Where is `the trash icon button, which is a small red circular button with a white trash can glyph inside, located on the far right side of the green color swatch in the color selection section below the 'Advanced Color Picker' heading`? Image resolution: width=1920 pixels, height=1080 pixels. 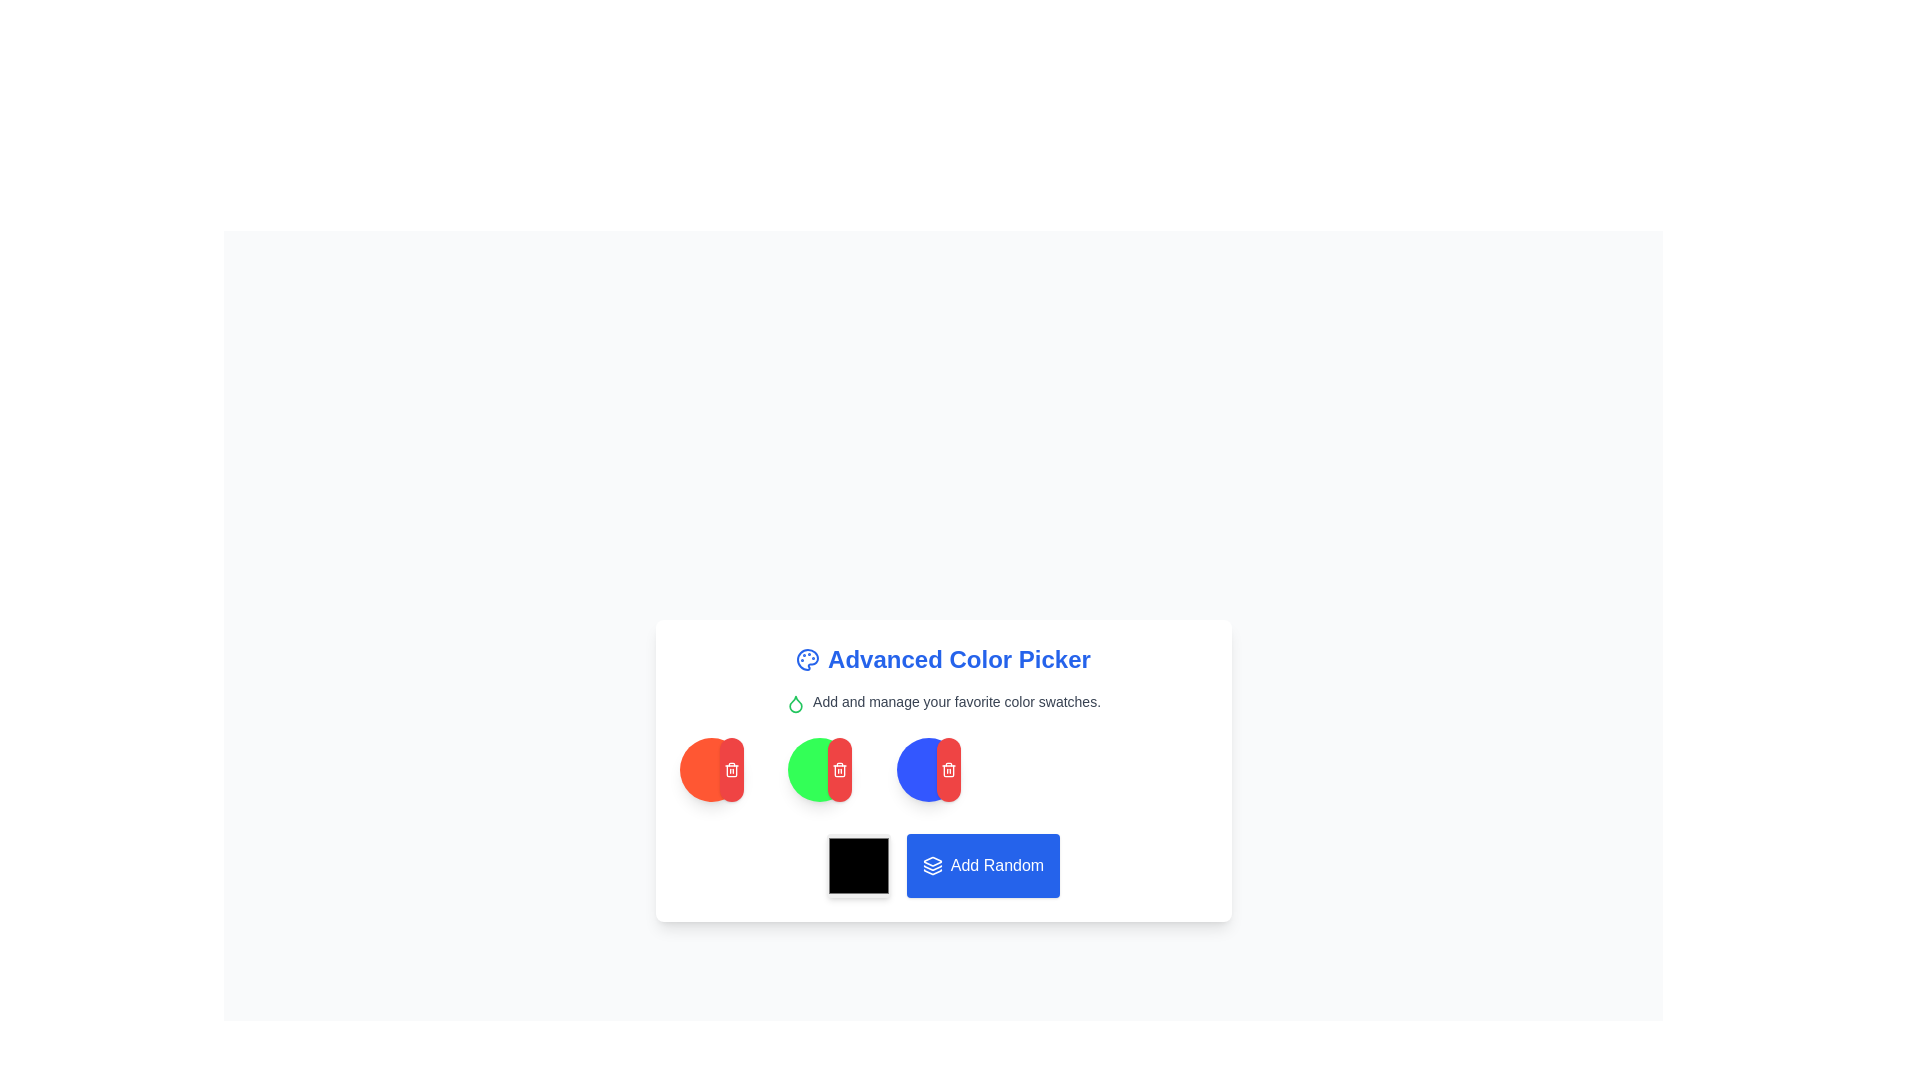
the trash icon button, which is a small red circular button with a white trash can glyph inside, located on the far right side of the green color swatch in the color selection section below the 'Advanced Color Picker' heading is located at coordinates (730, 768).